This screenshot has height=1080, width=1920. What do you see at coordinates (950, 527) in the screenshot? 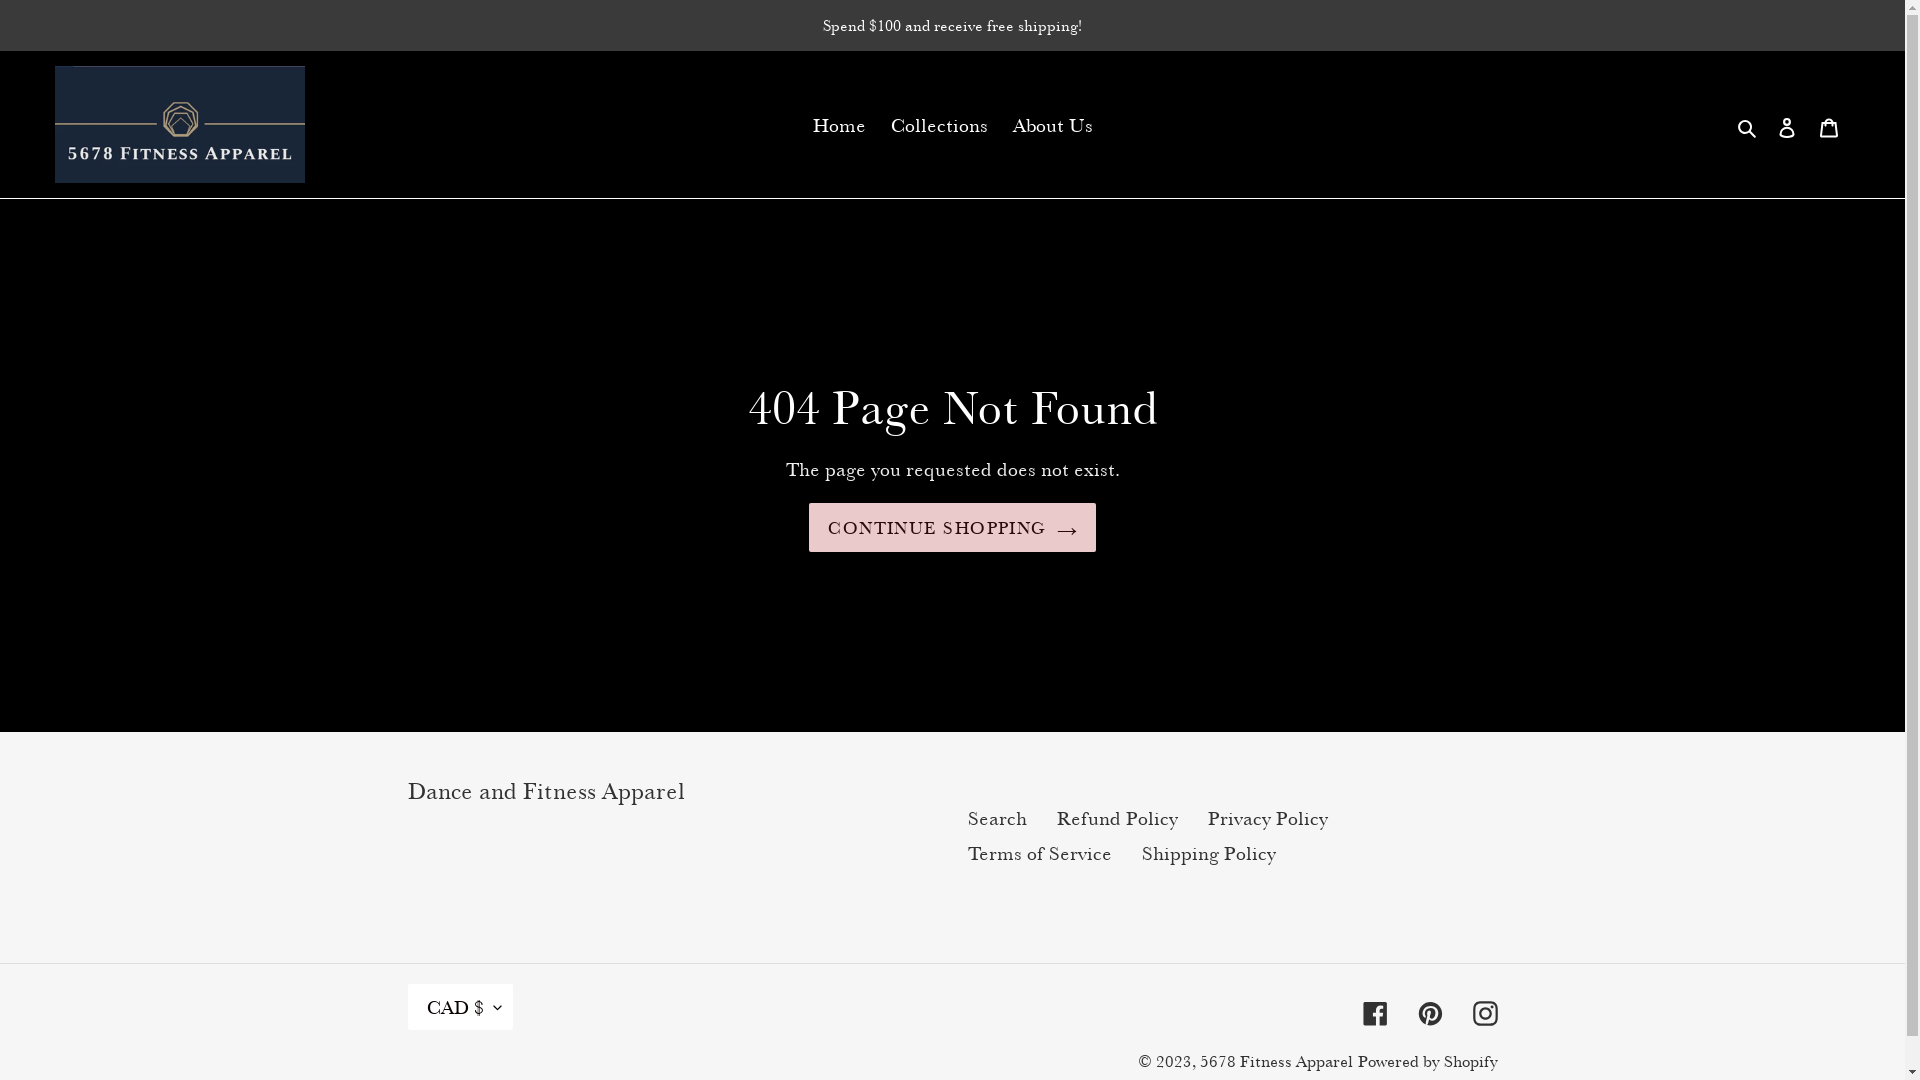
I see `'CONTINUE SHOPPING'` at bounding box center [950, 527].